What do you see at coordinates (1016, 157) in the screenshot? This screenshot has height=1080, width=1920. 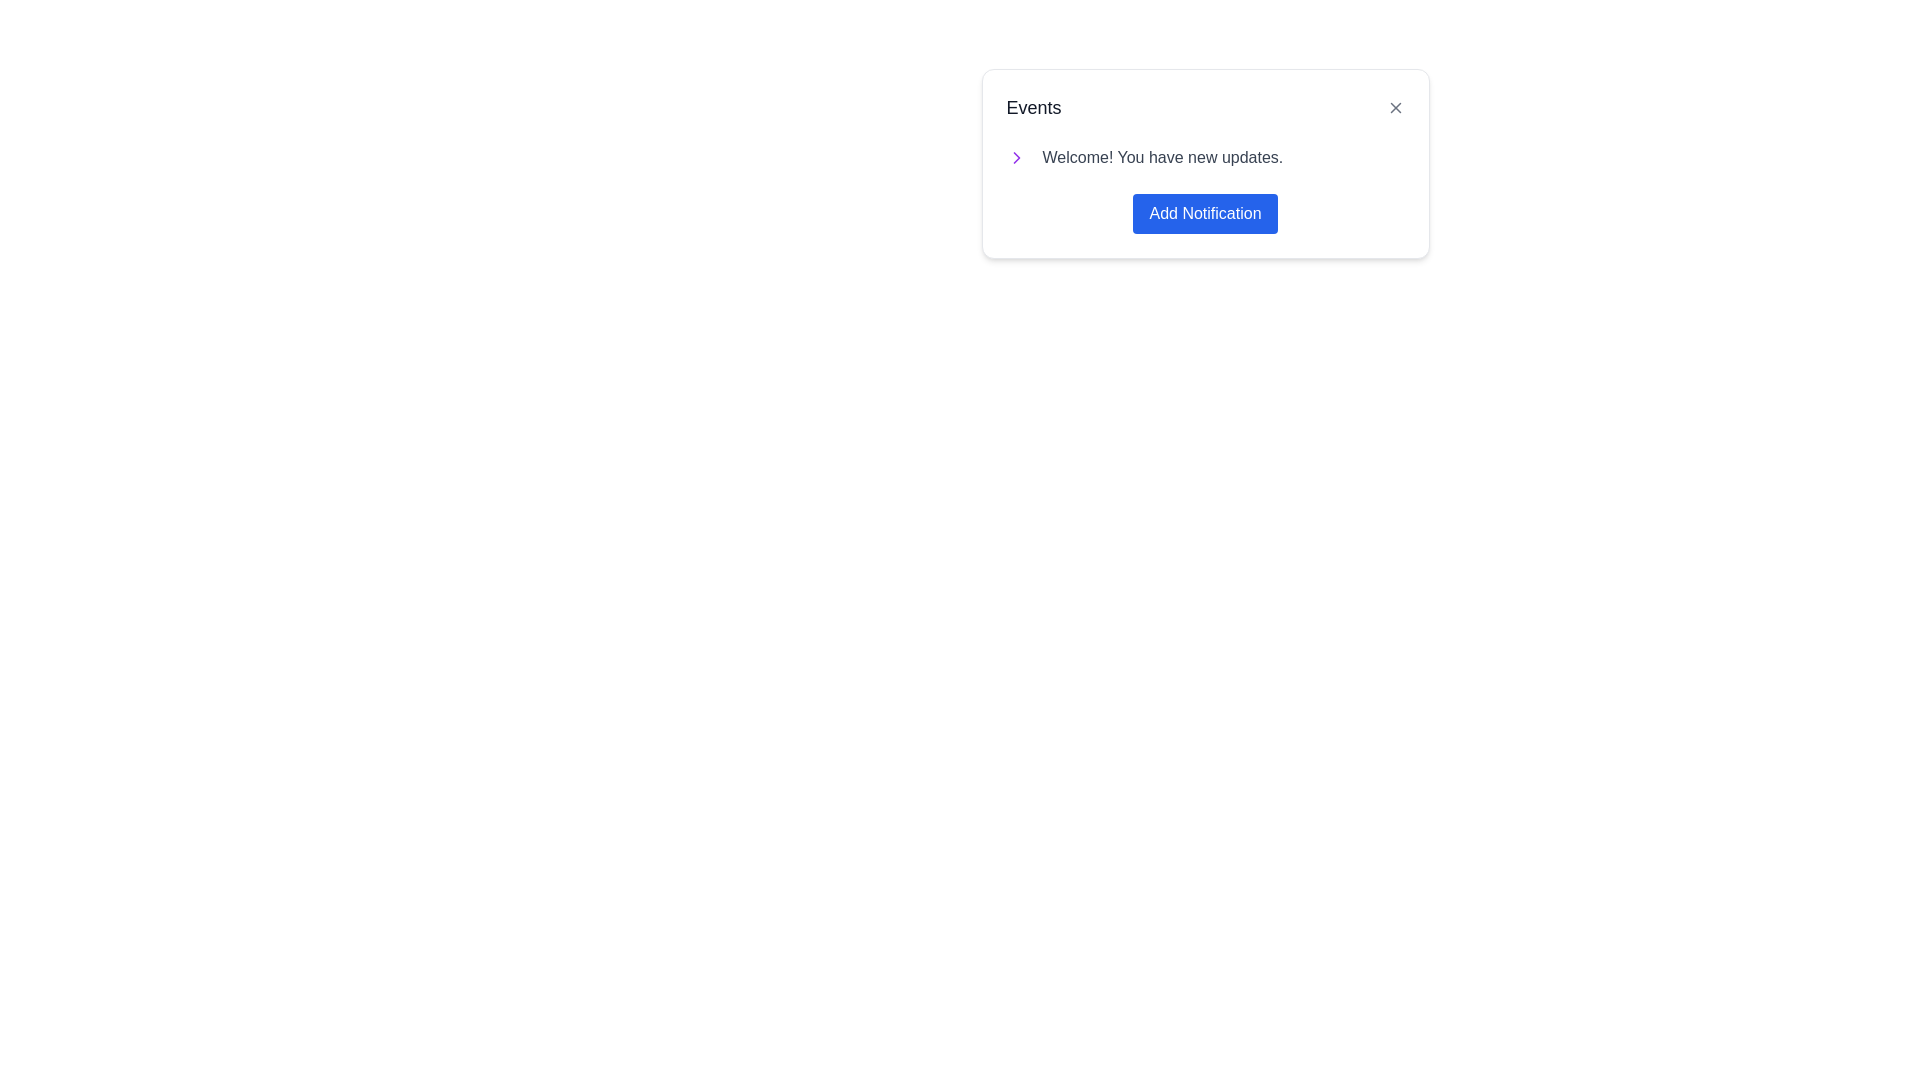 I see `the rightward-facing chevron icon within the 'Events' section` at bounding box center [1016, 157].